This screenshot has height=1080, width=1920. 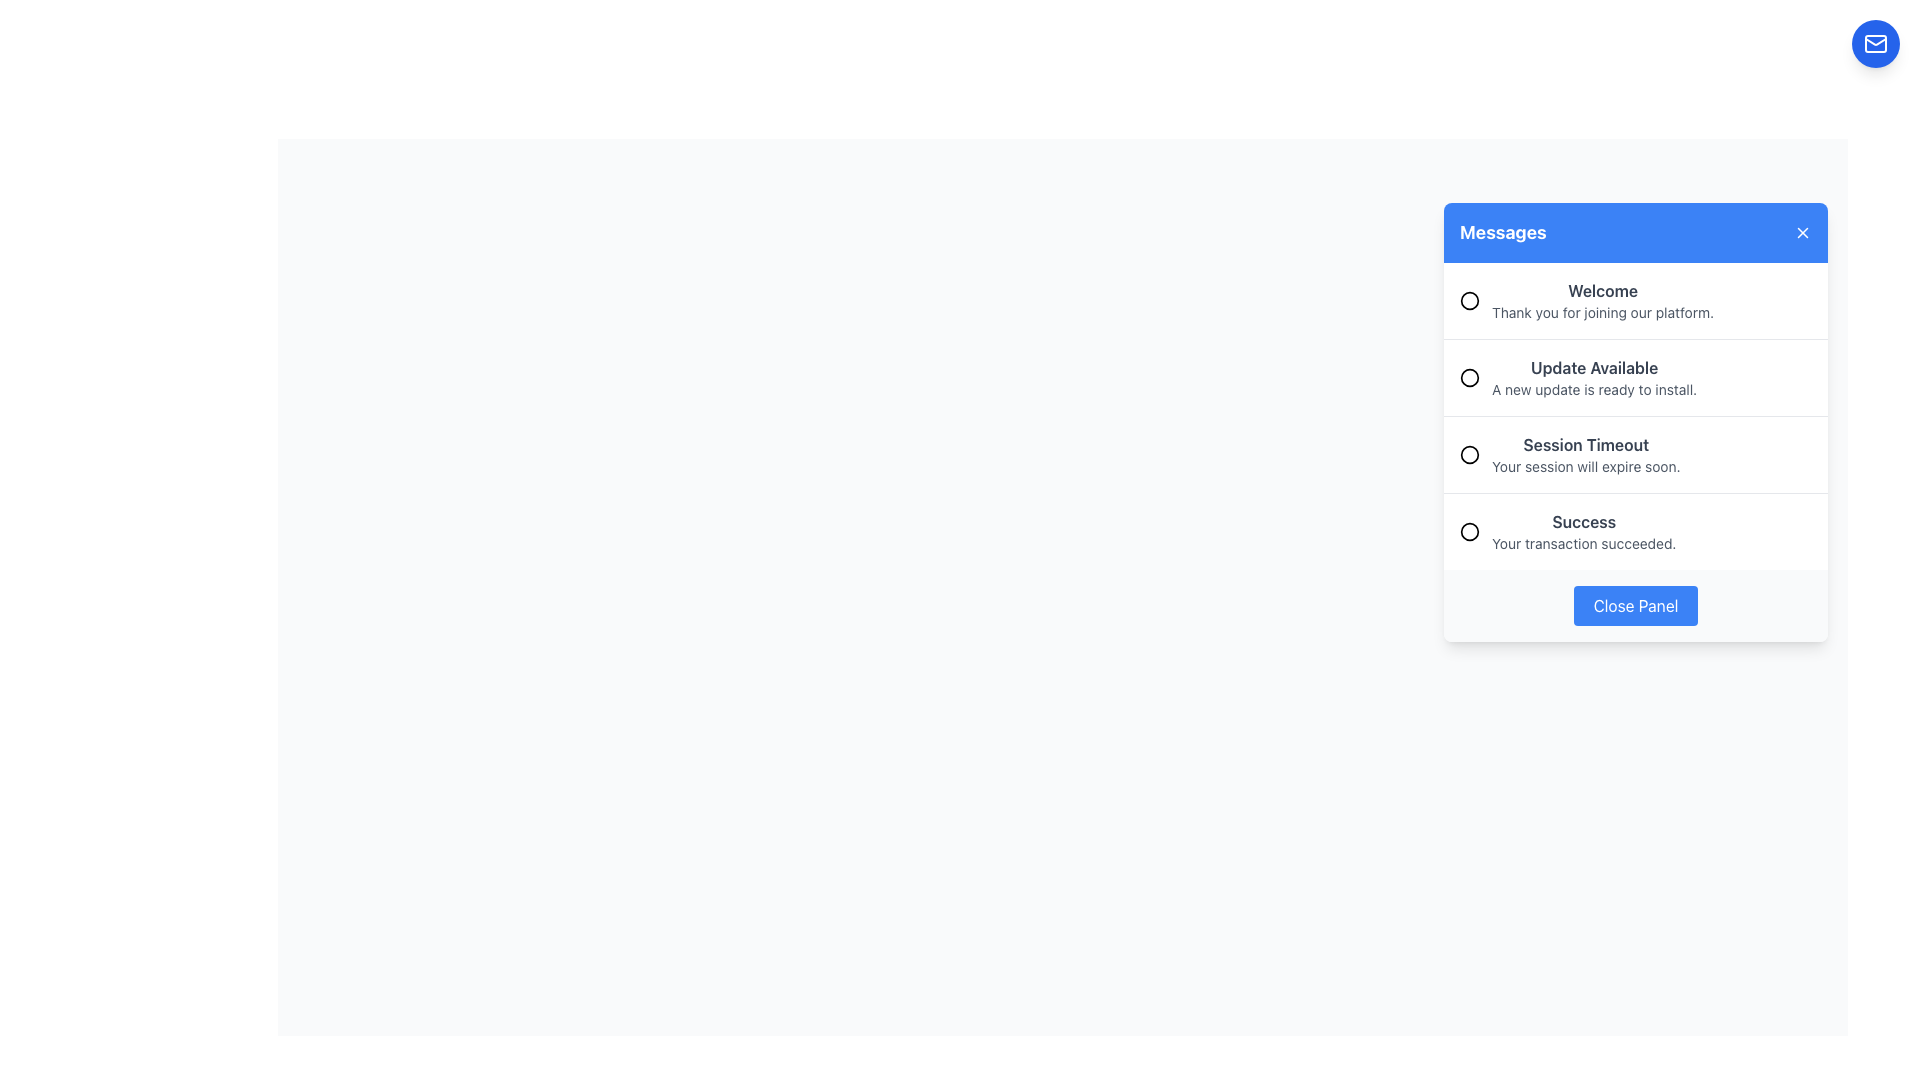 What do you see at coordinates (1875, 43) in the screenshot?
I see `the rectangular body of the email icon located in the top-right corner of the interface` at bounding box center [1875, 43].